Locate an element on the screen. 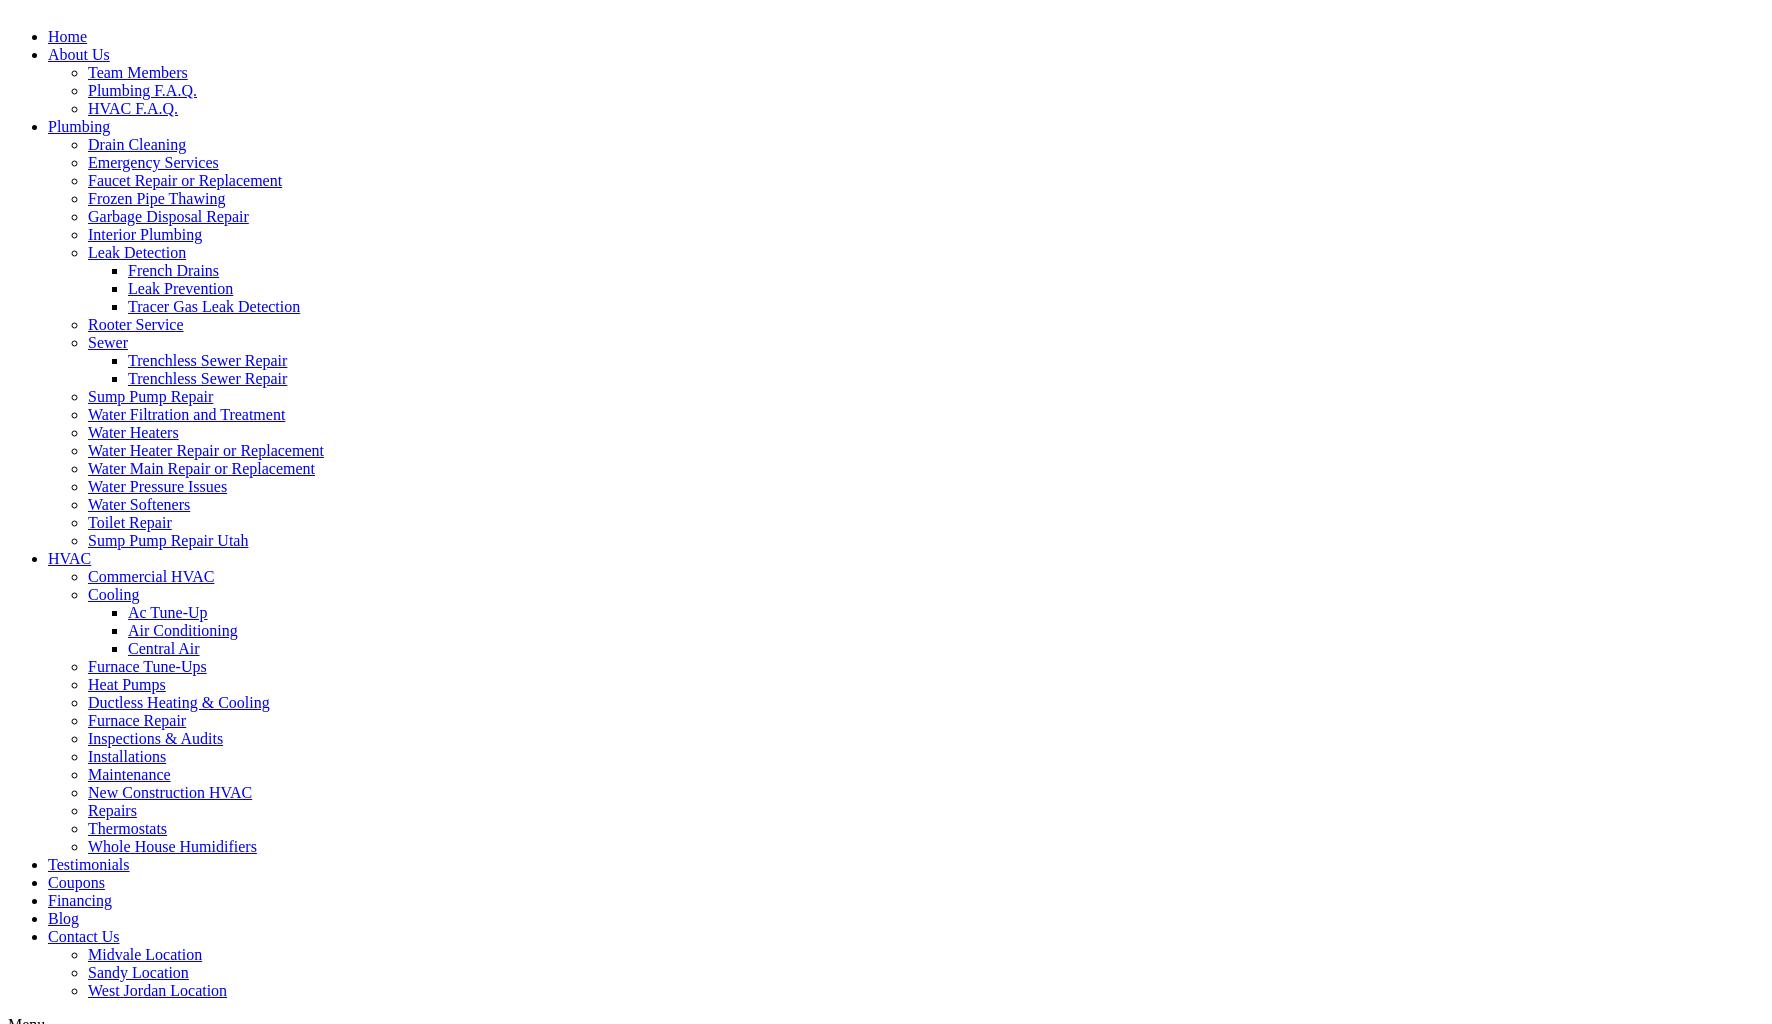 The width and height of the screenshot is (1772, 1024). 'Plumbing' is located at coordinates (78, 125).